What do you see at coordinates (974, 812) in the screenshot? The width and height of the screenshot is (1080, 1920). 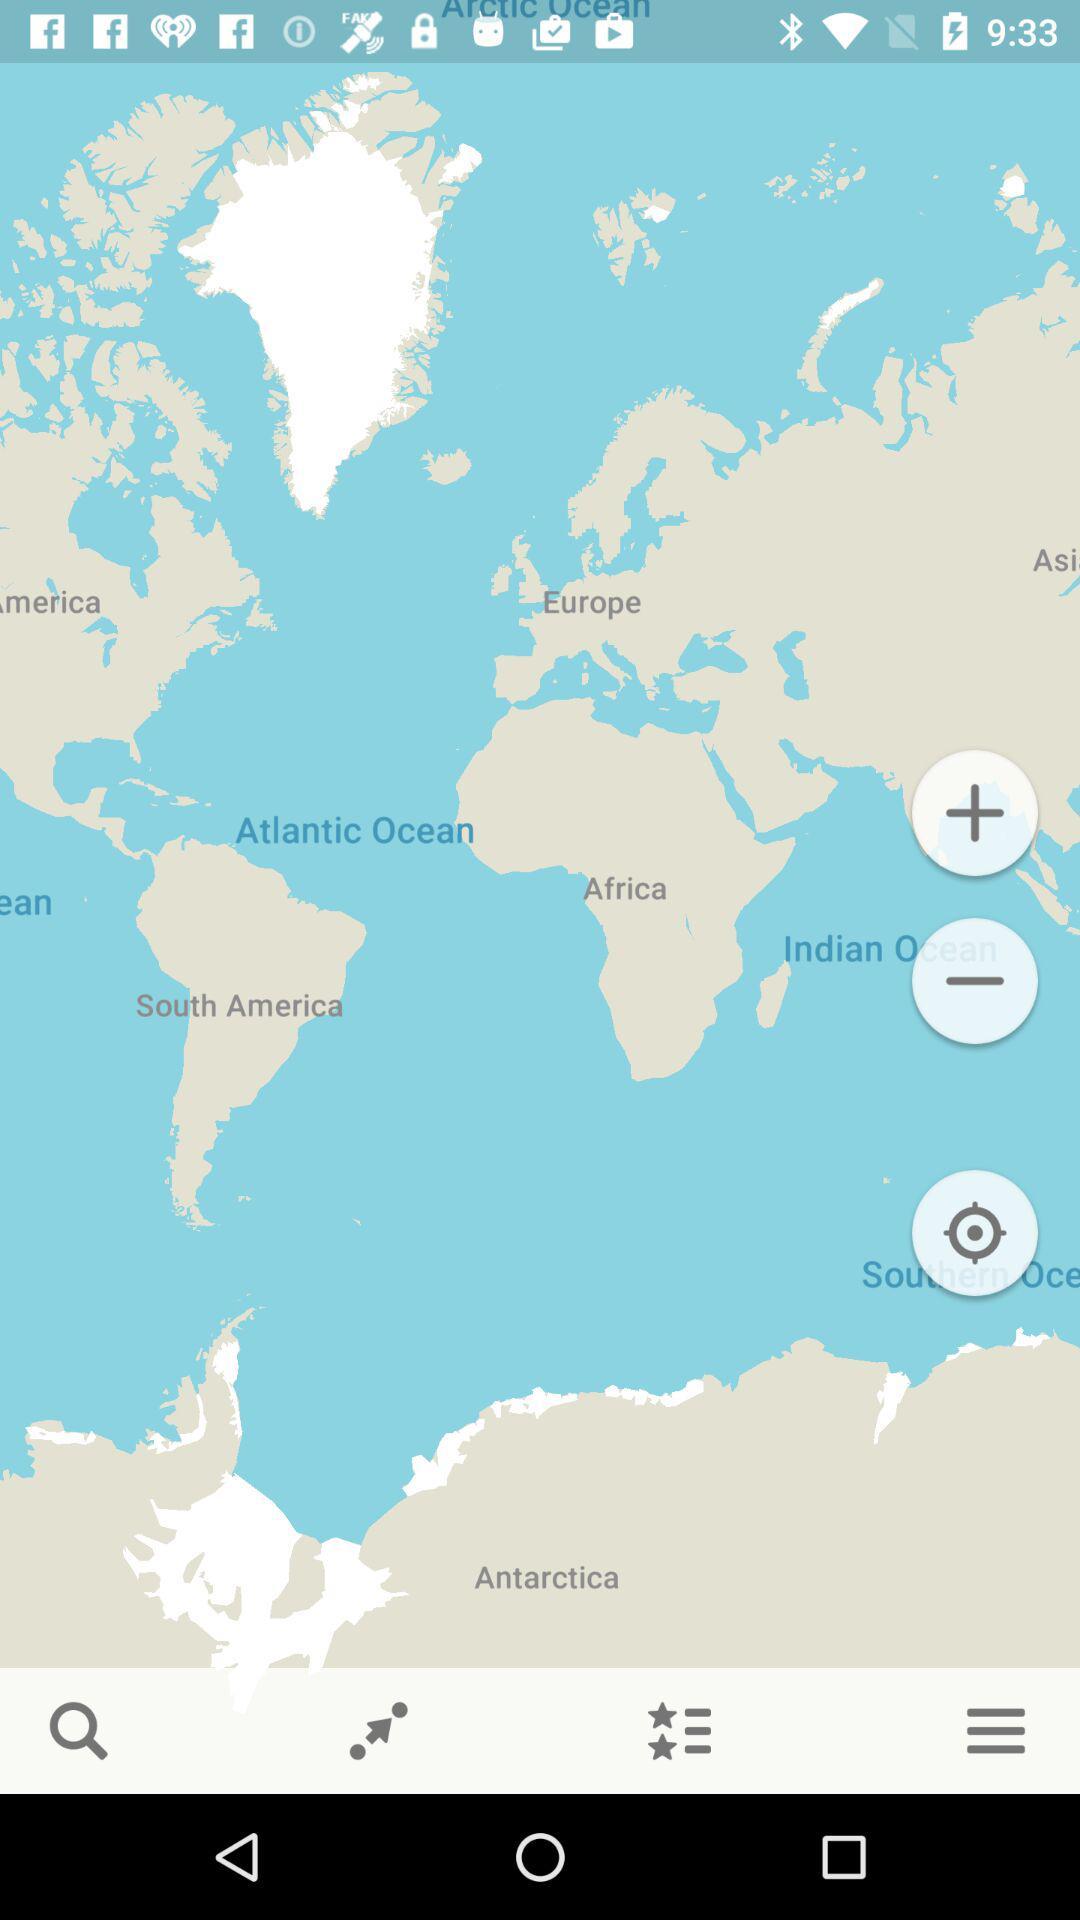 I see `switch add option` at bounding box center [974, 812].